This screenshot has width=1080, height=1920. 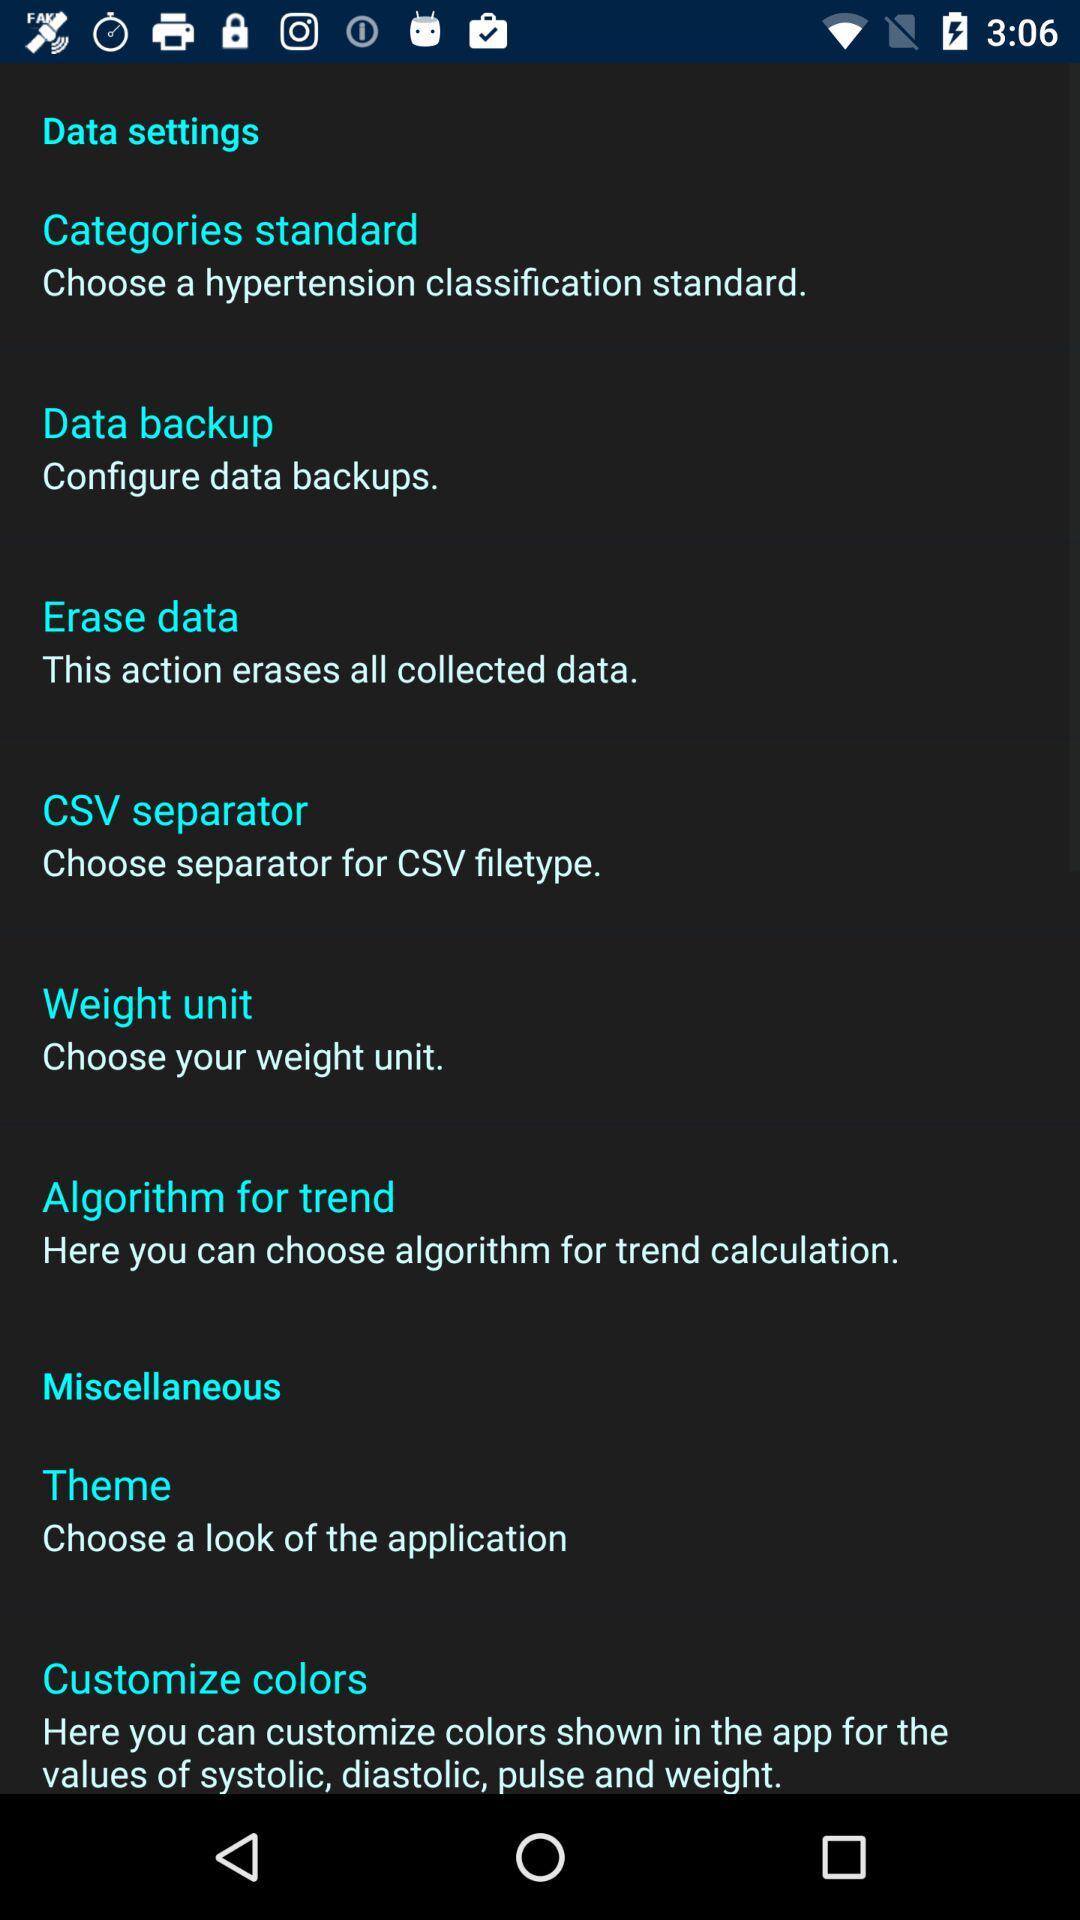 What do you see at coordinates (242, 1054) in the screenshot?
I see `icon below weight unit app` at bounding box center [242, 1054].